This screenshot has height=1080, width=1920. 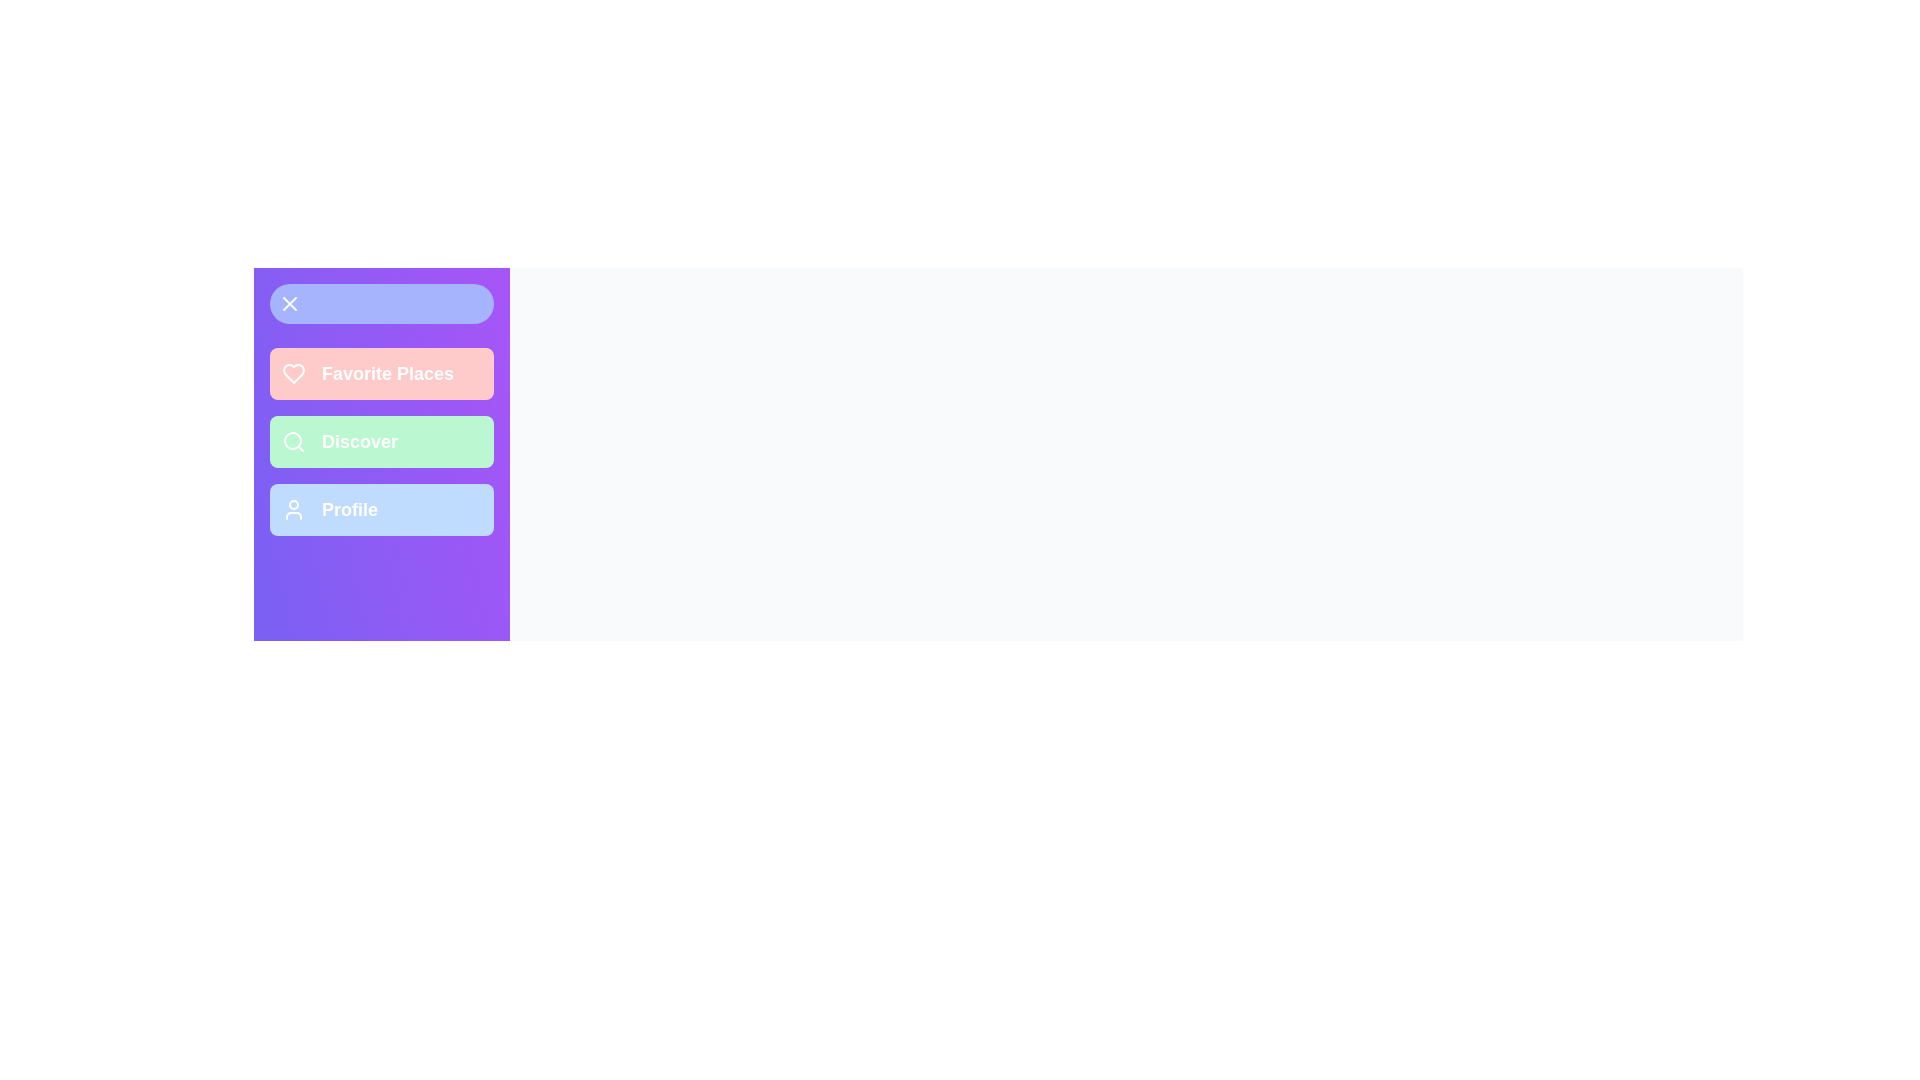 I want to click on the menu item labeled Profile, so click(x=382, y=508).